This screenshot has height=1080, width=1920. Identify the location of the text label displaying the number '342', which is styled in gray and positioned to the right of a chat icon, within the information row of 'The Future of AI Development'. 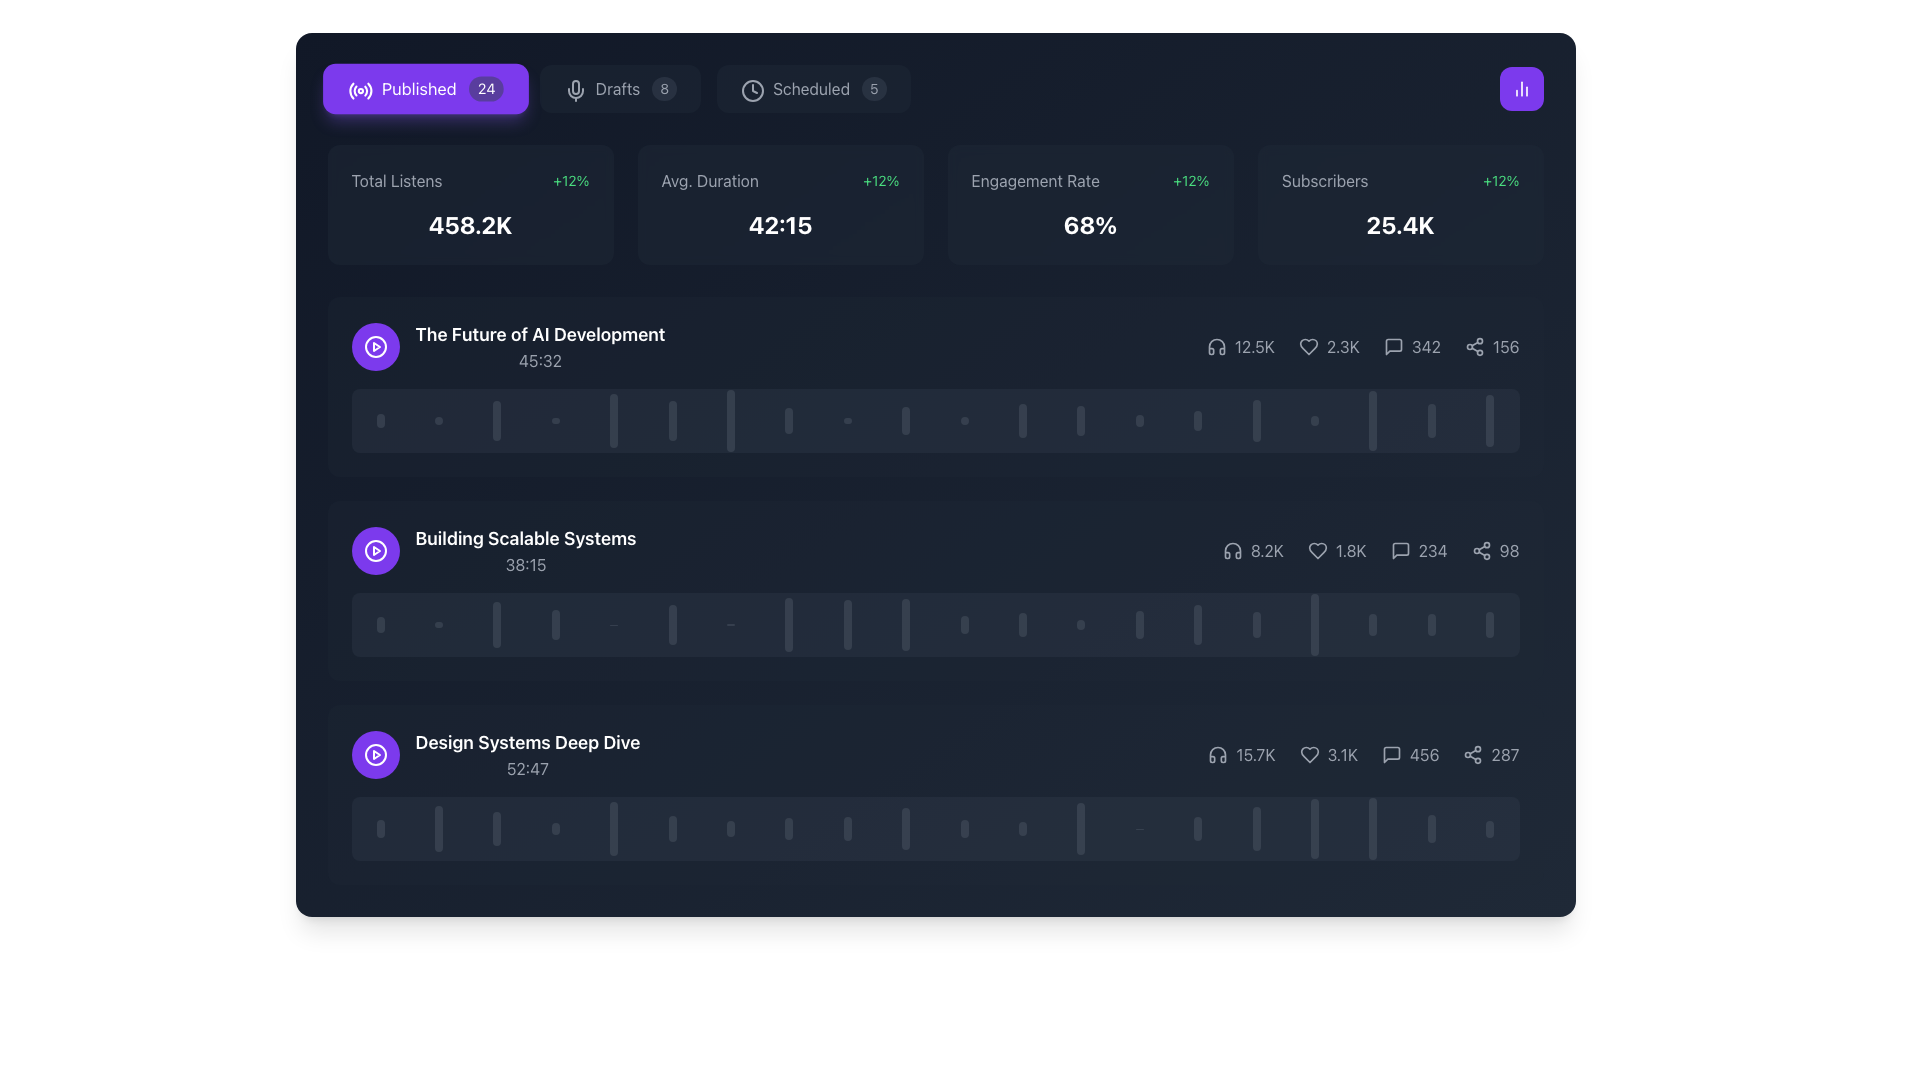
(1425, 346).